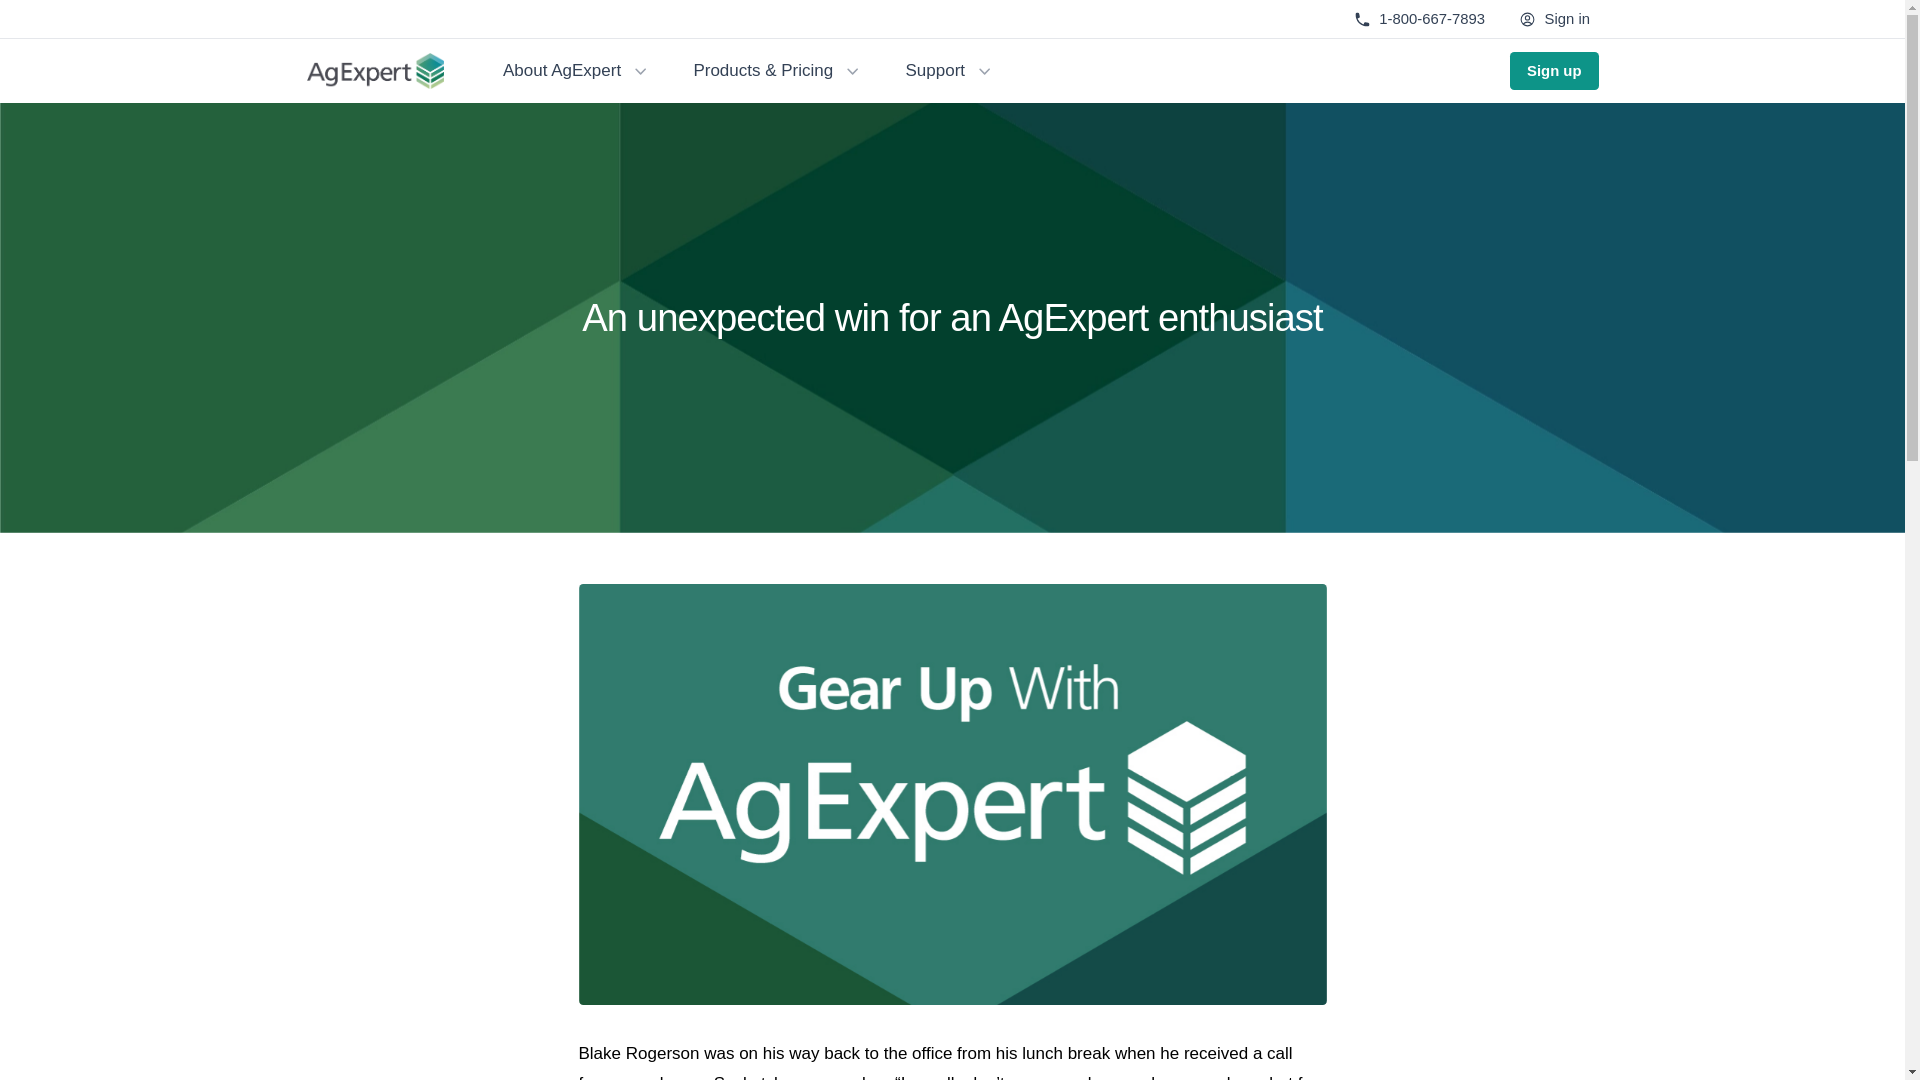 Image resolution: width=1920 pixels, height=1080 pixels. Describe the element at coordinates (1554, 19) in the screenshot. I see `'Sign in'` at that location.